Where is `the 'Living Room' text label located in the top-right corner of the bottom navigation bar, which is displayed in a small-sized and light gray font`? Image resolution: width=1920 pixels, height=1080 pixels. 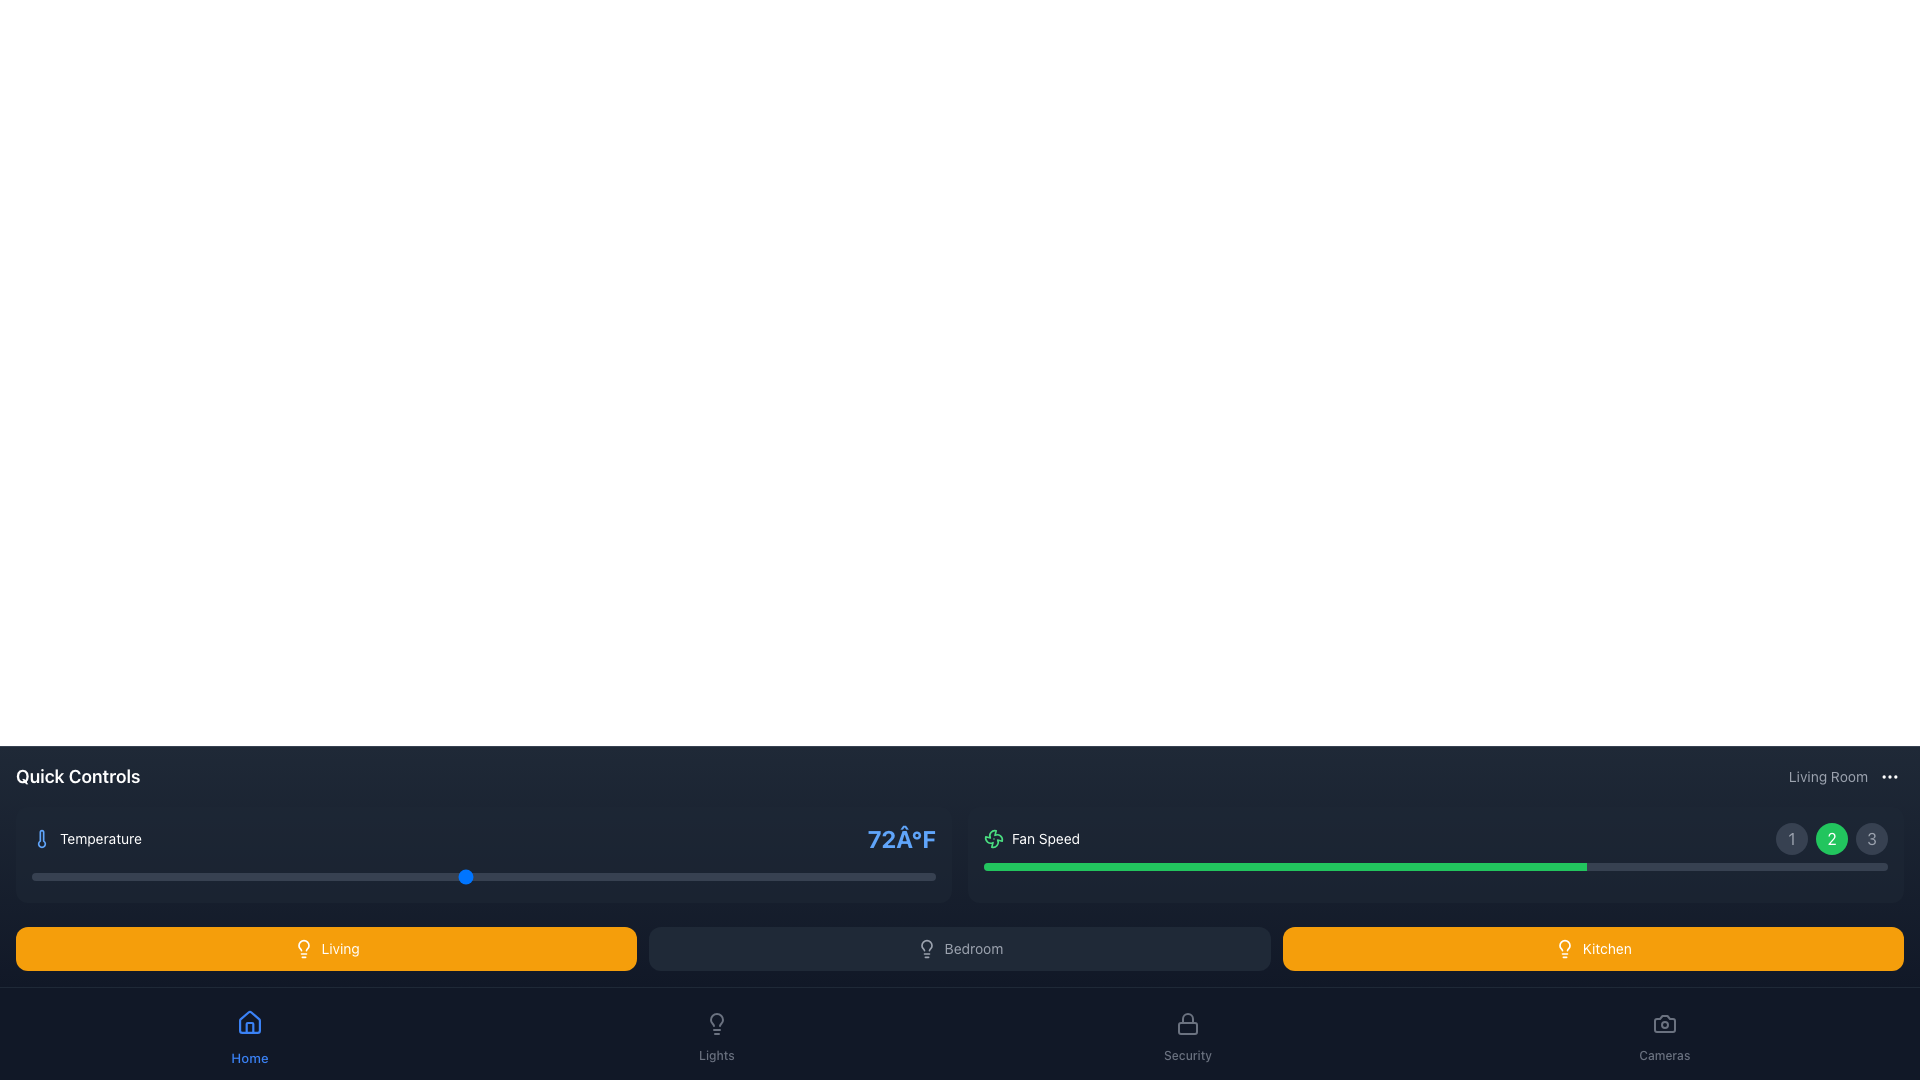
the 'Living Room' text label located in the top-right corner of the bottom navigation bar, which is displayed in a small-sized and light gray font is located at coordinates (1828, 775).